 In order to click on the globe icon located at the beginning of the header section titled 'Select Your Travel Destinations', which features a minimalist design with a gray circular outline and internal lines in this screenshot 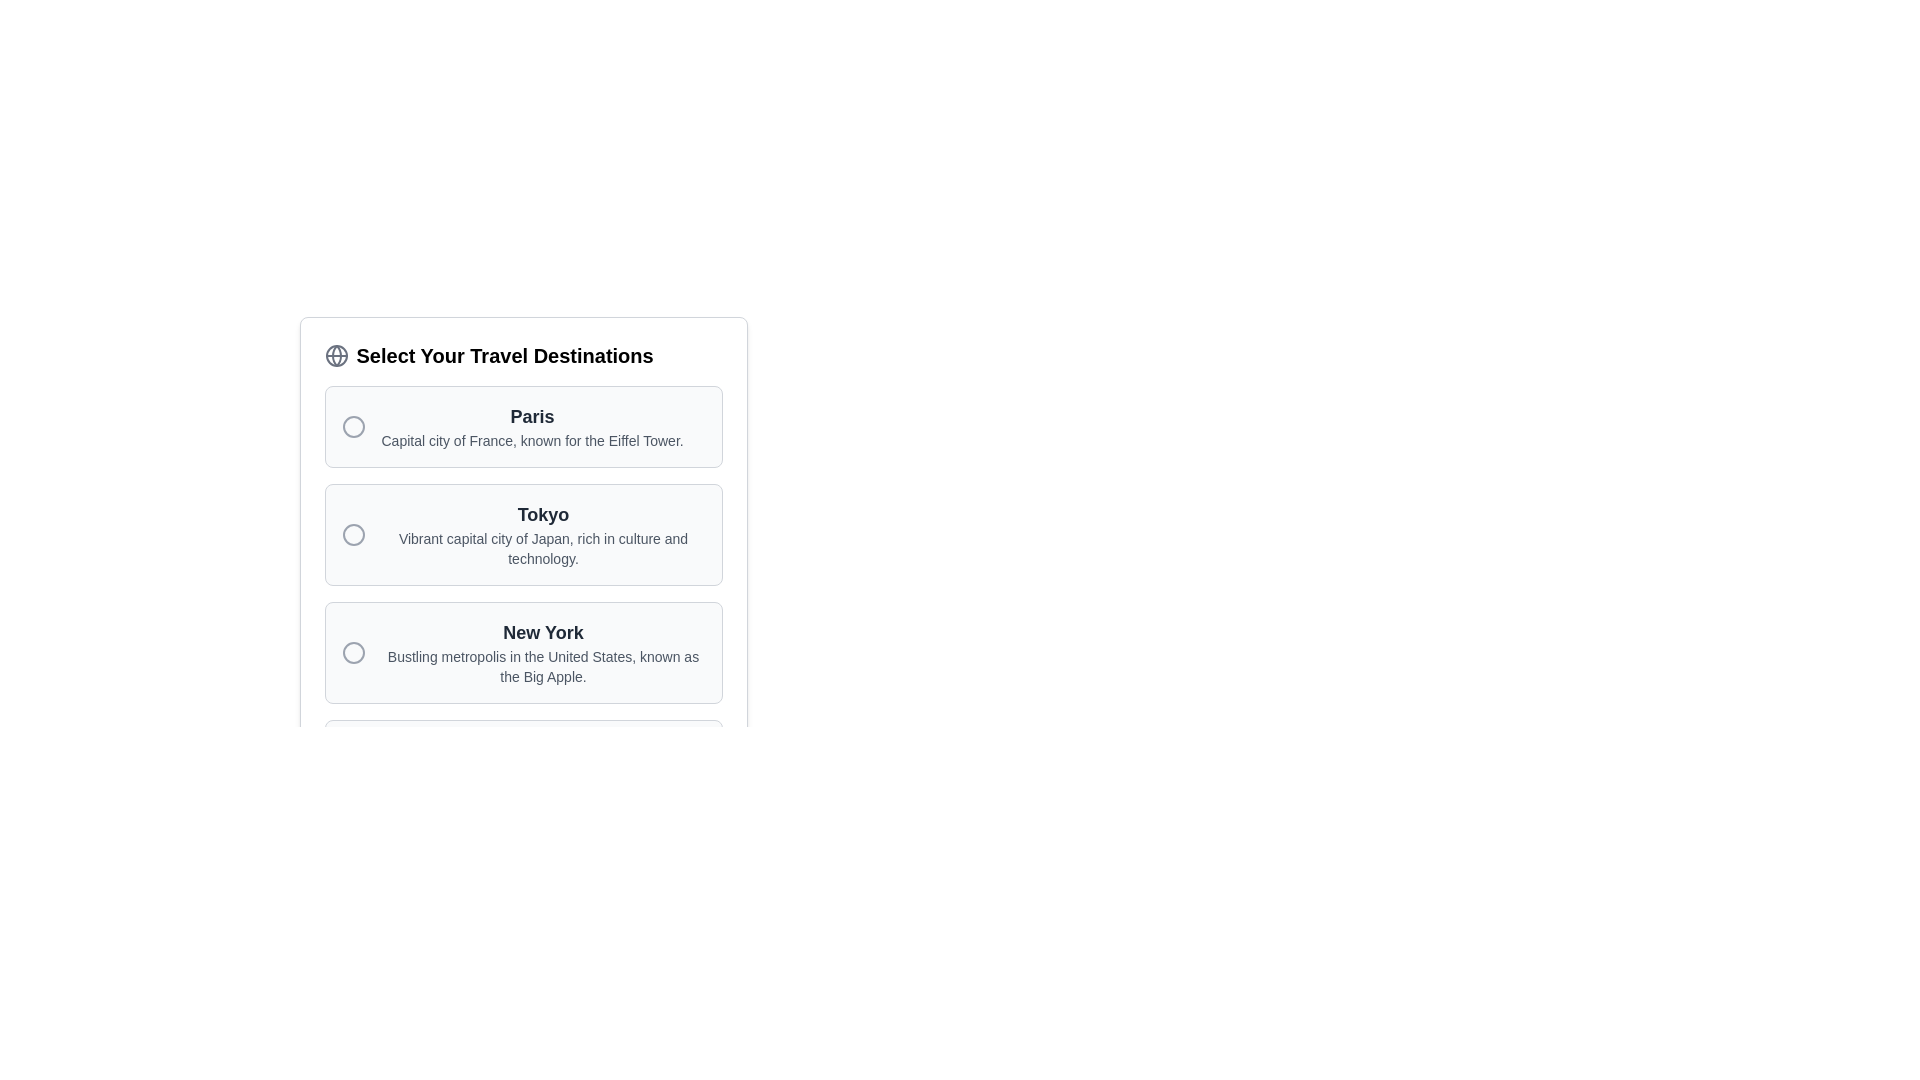, I will do `click(336, 354)`.